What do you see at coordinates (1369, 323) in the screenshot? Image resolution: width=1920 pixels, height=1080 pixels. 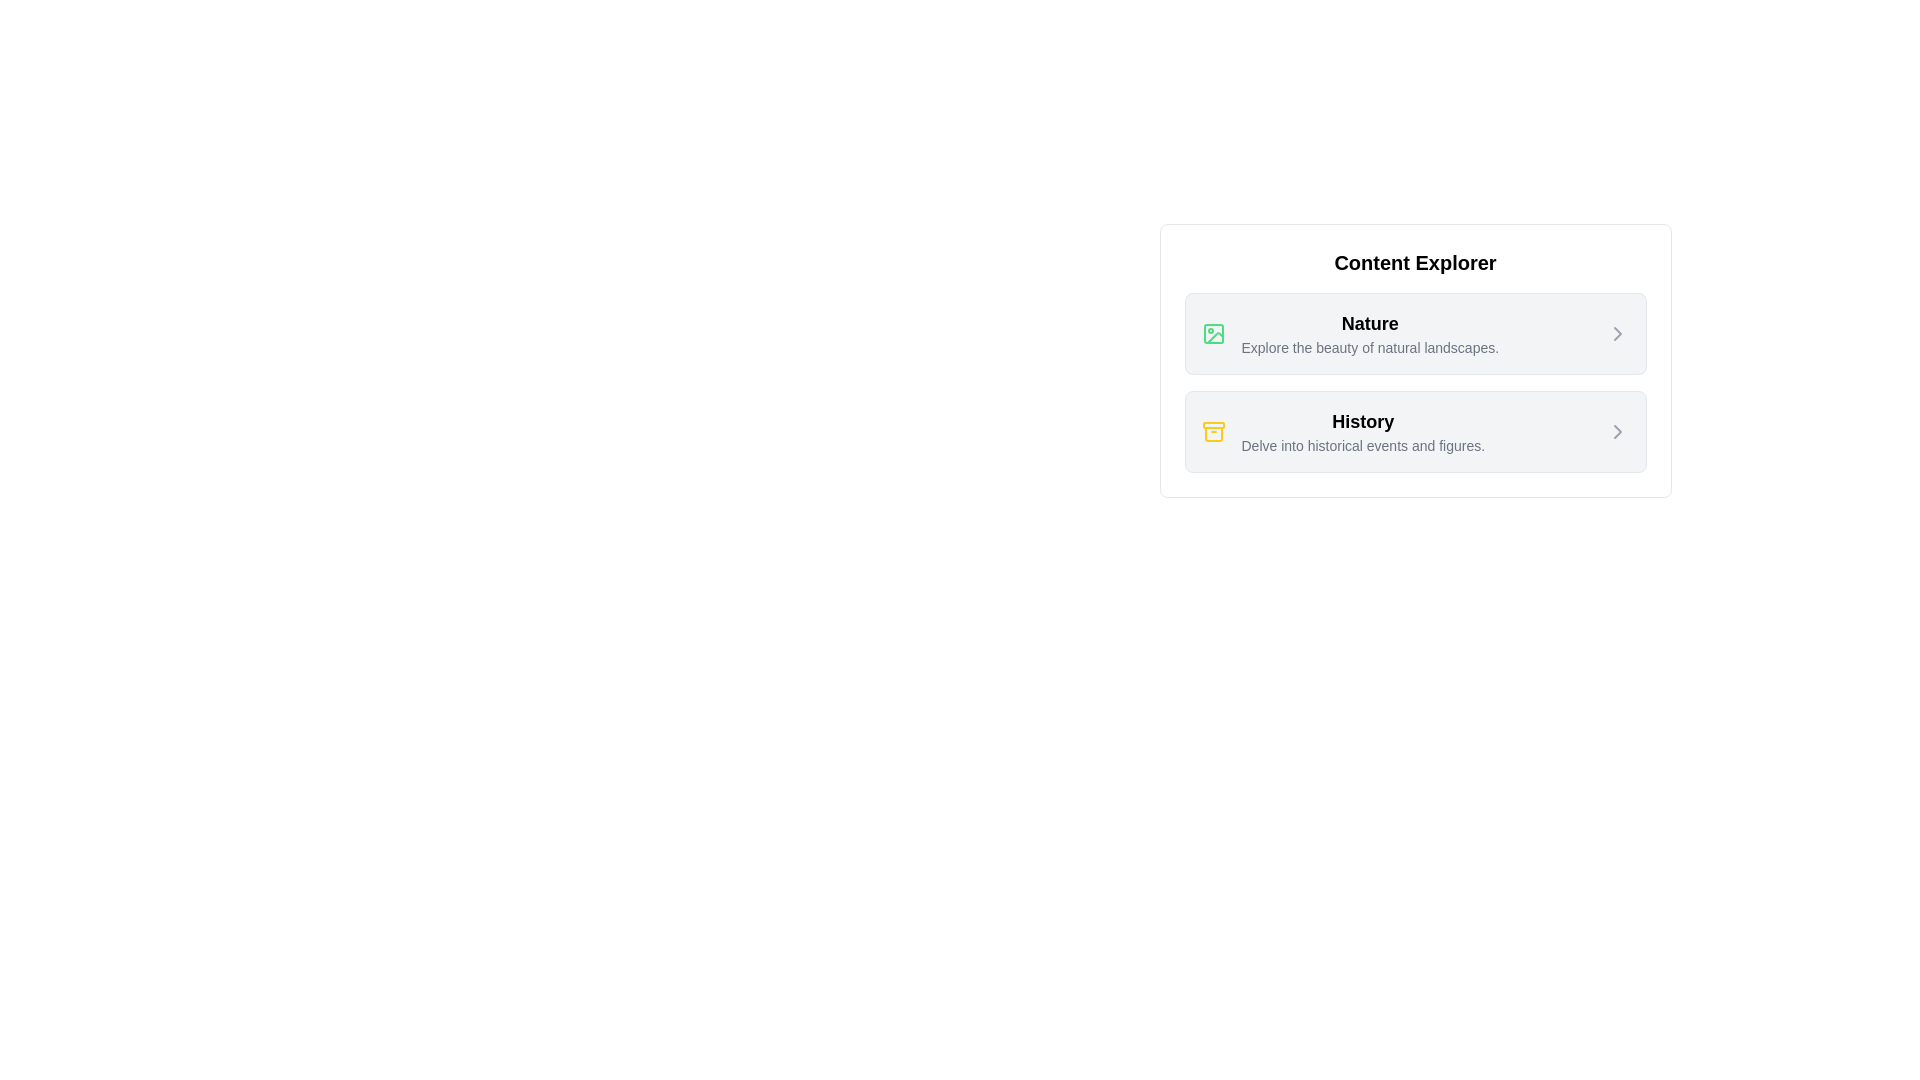 I see `the title text element at the top of the card in the 'Content Explorer' section, which indicates the main category of the card content` at bounding box center [1369, 323].